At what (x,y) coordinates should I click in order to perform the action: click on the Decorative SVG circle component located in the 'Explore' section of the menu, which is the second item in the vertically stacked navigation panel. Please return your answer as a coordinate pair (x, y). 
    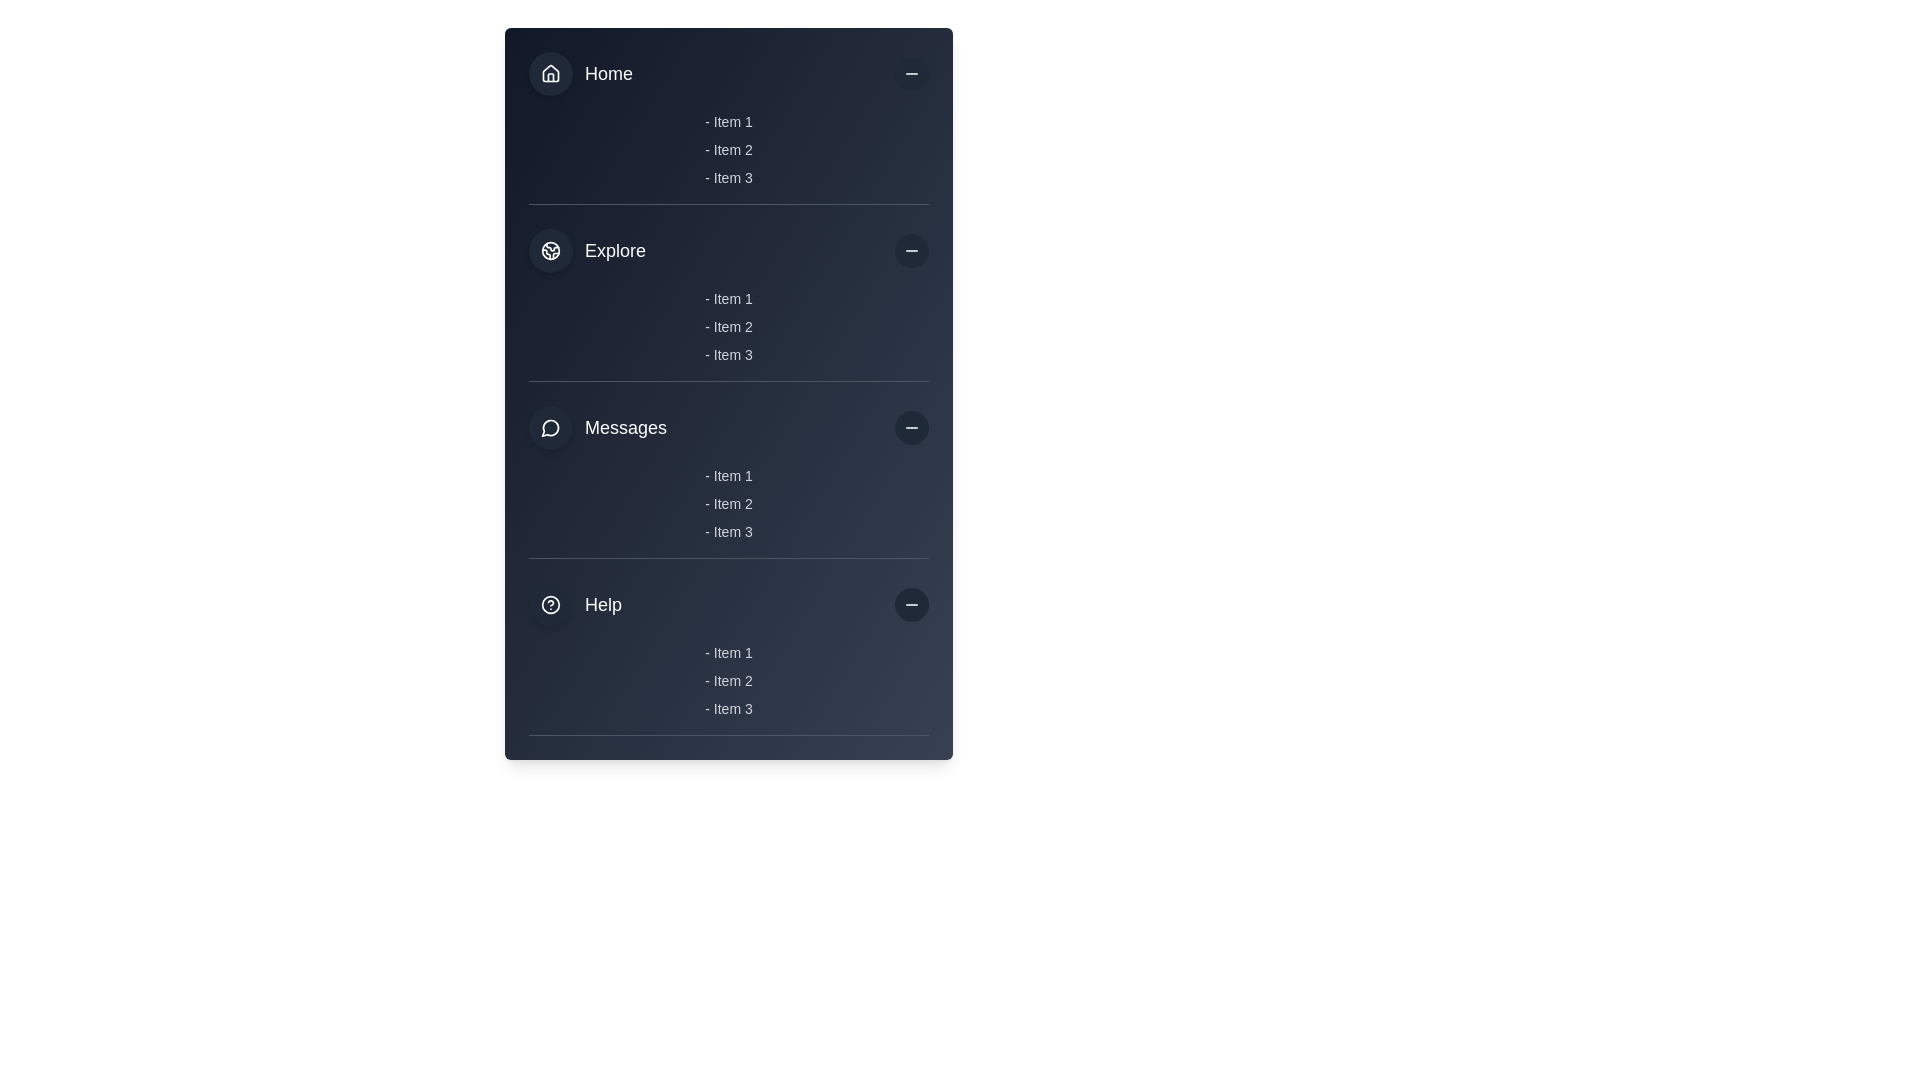
    Looking at the image, I should click on (551, 249).